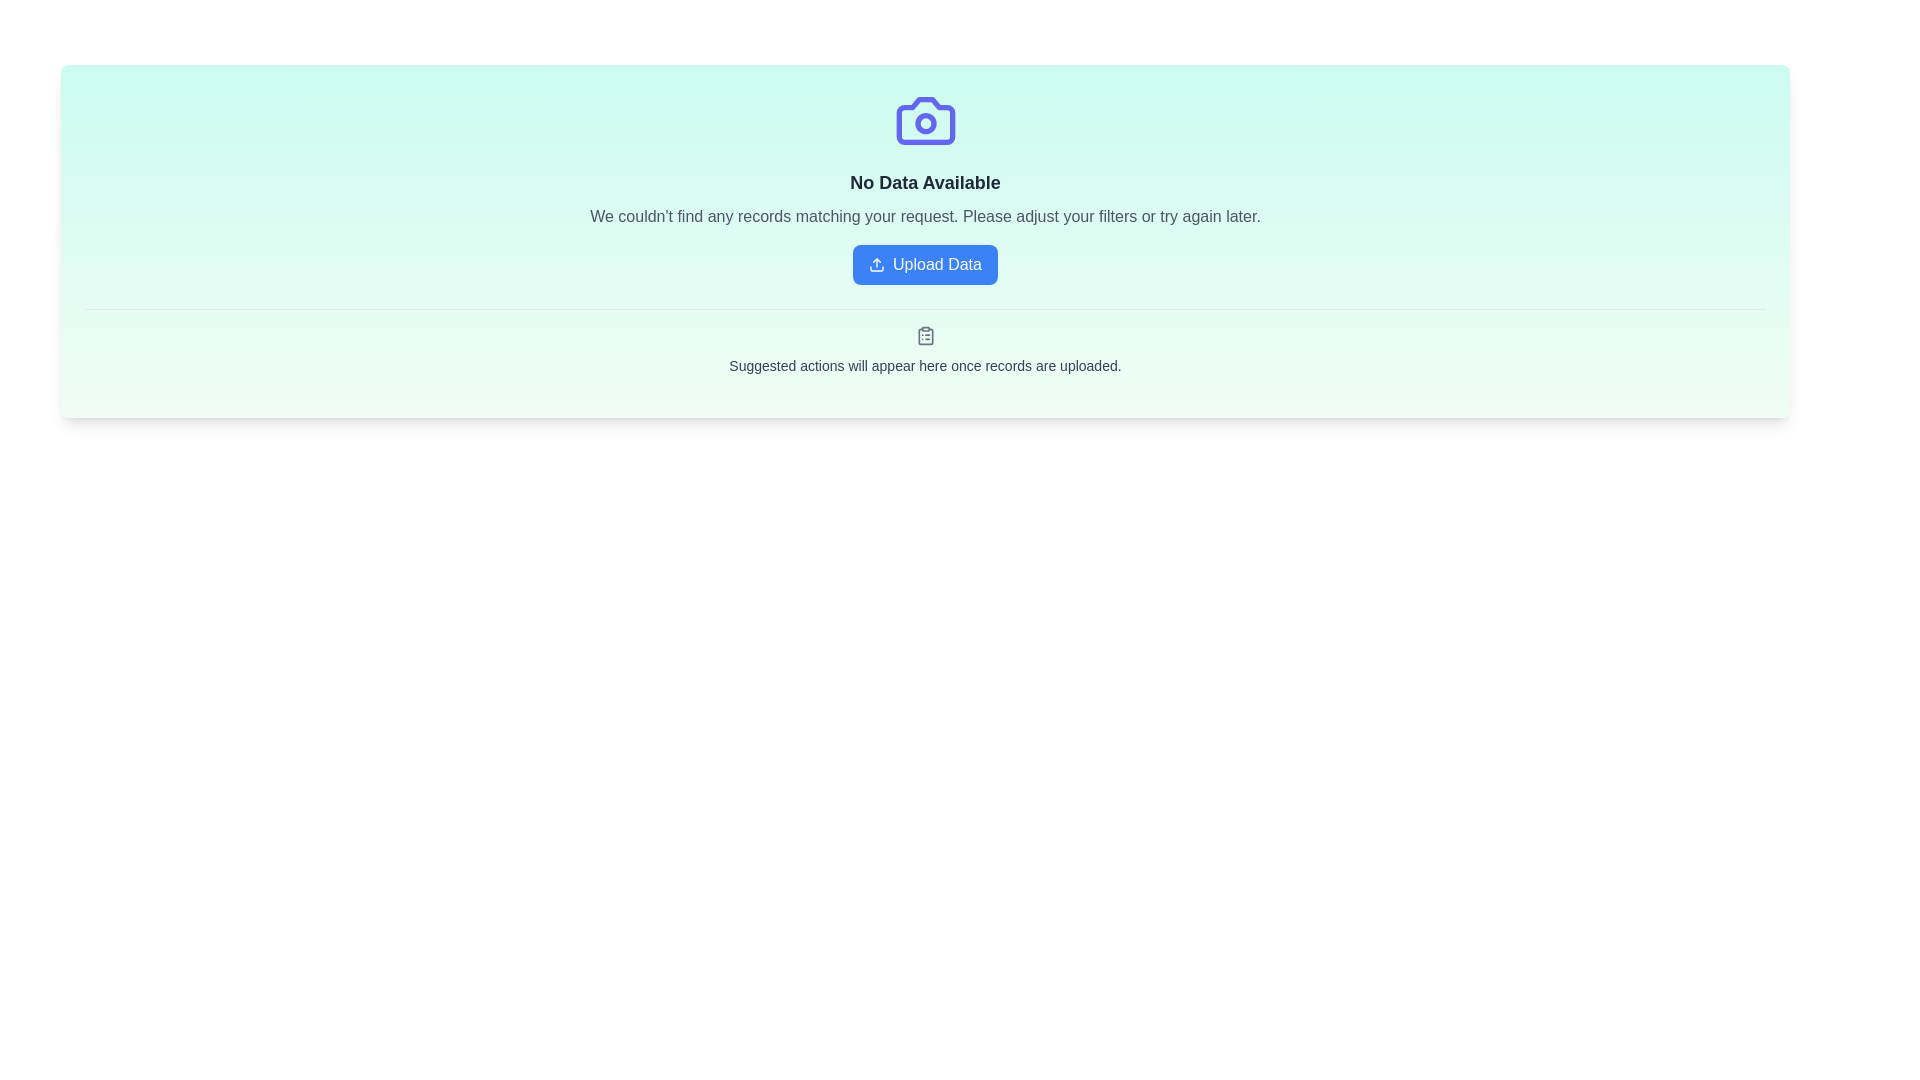 The height and width of the screenshot is (1080, 1920). What do you see at coordinates (924, 334) in the screenshot?
I see `the small clipboard icon, which is light gray and rounded, located above the message 'Suggested actions will appear here once records are uploaded.'` at bounding box center [924, 334].